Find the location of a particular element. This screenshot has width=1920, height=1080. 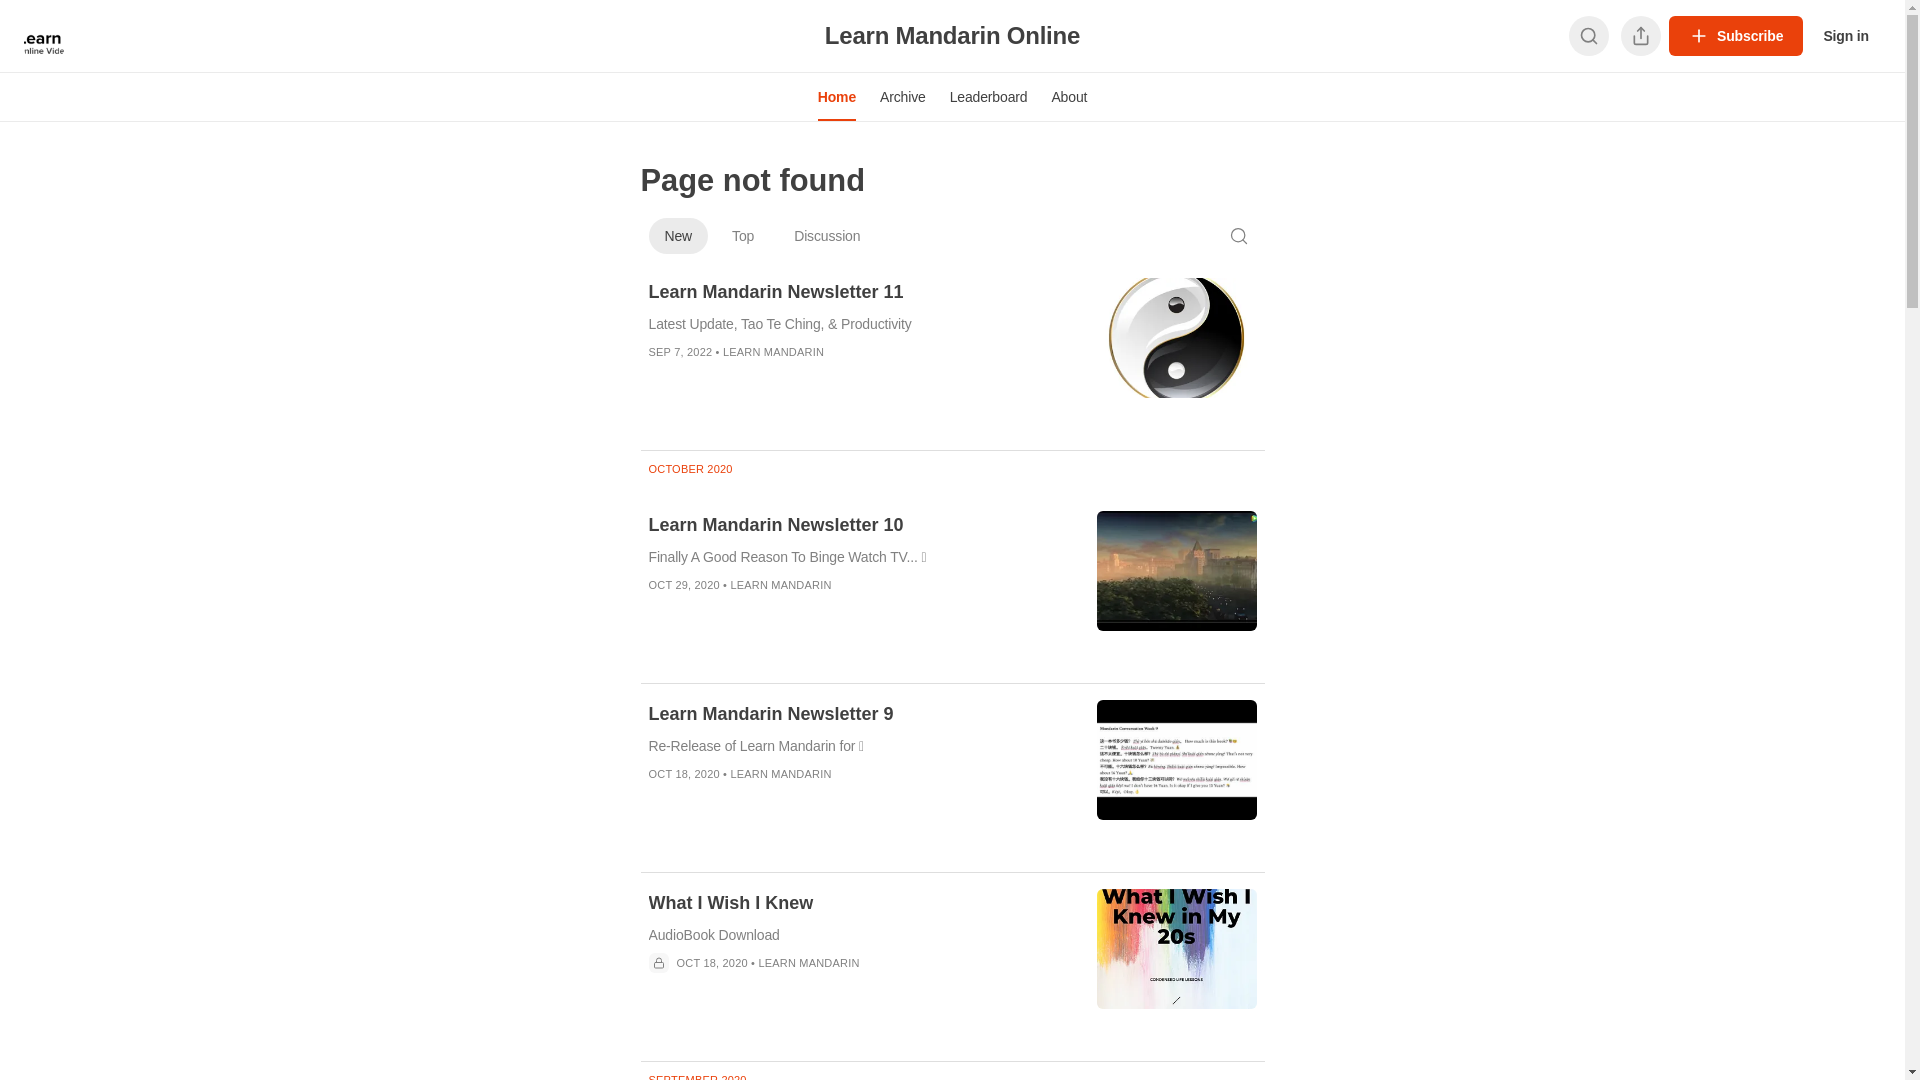

'Archive' is located at coordinates (901, 96).